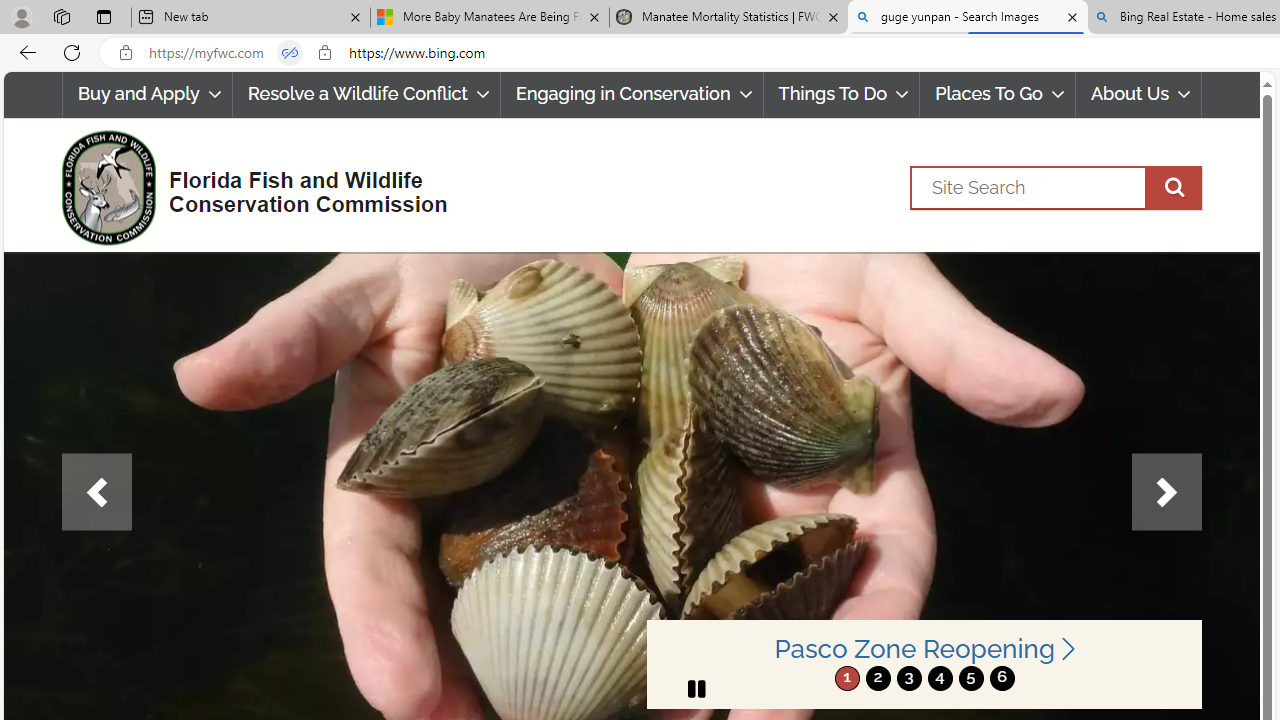 Image resolution: width=1280 pixels, height=720 pixels. I want to click on 'move to slide 3', so click(907, 677).